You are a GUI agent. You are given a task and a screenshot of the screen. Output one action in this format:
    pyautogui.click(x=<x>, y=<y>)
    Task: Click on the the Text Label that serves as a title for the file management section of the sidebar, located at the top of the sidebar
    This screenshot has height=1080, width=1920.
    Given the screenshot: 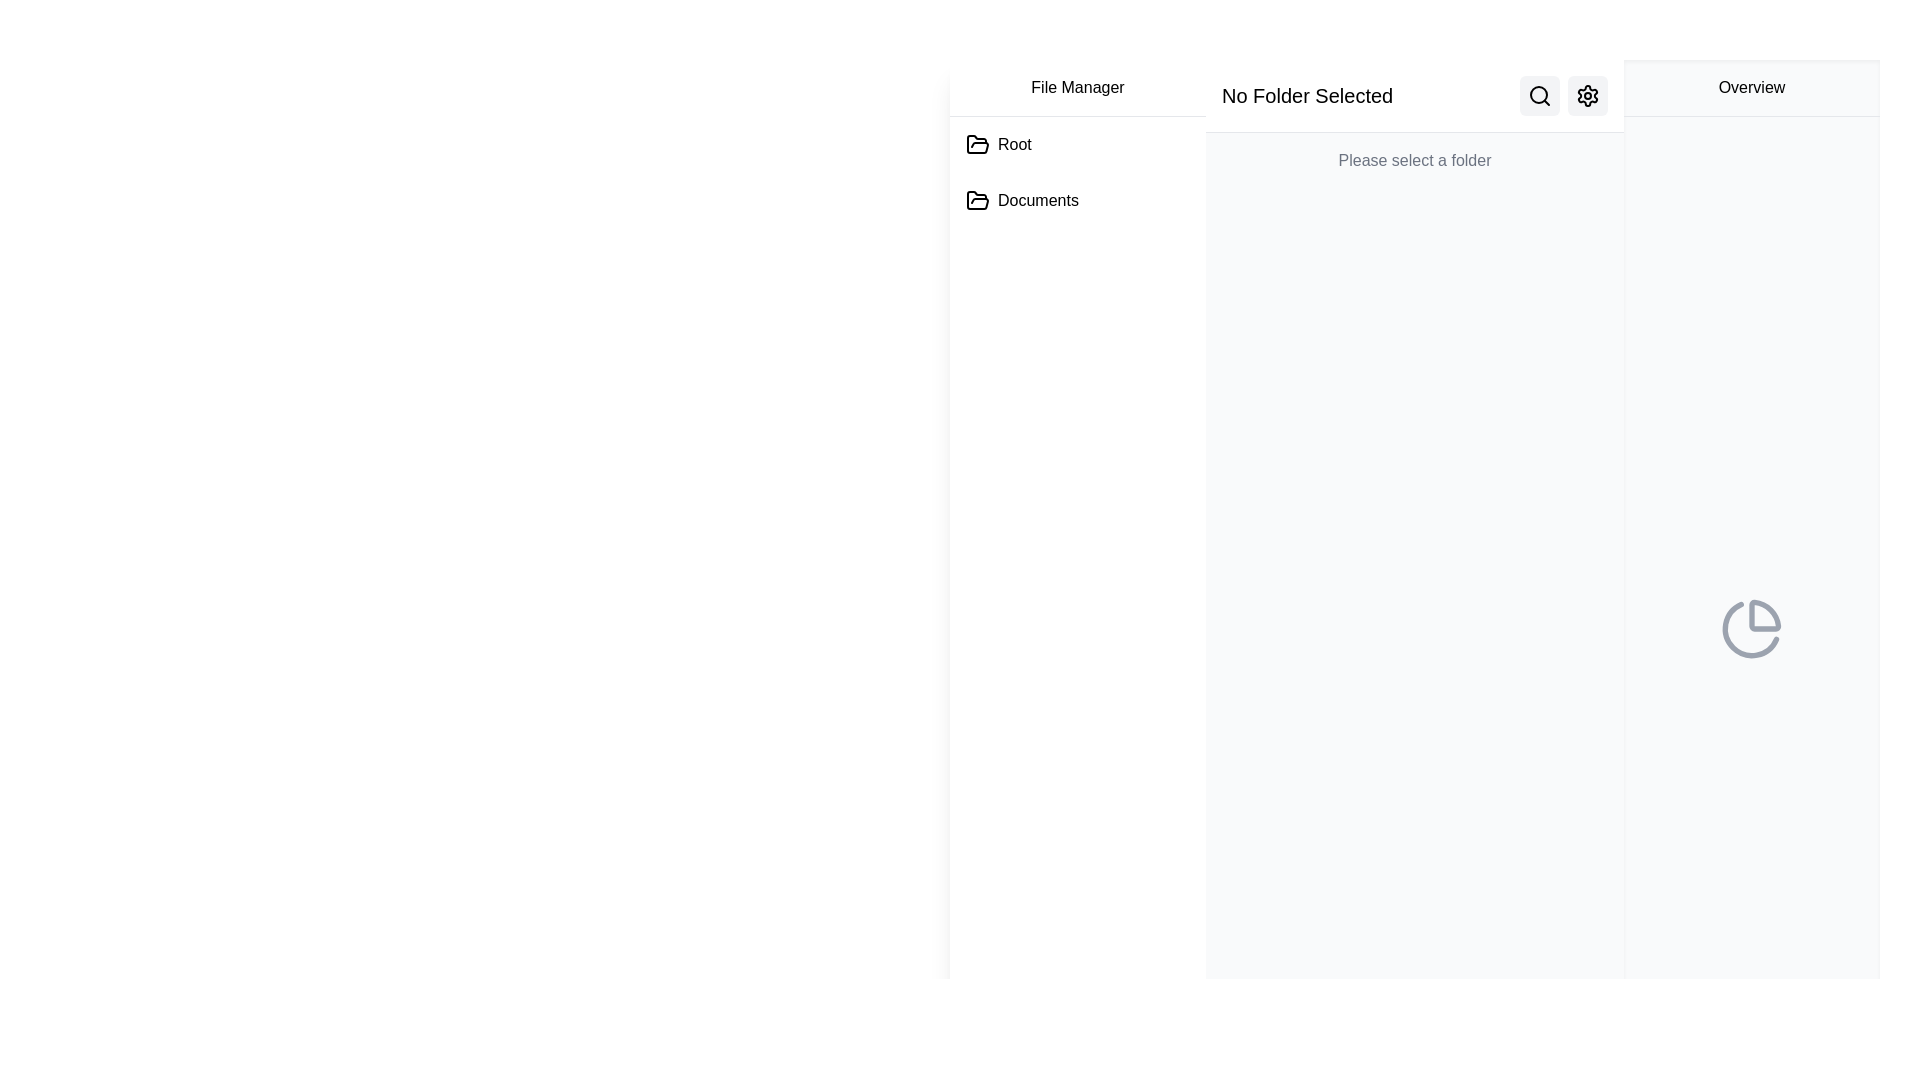 What is the action you would take?
    pyautogui.click(x=1077, y=87)
    